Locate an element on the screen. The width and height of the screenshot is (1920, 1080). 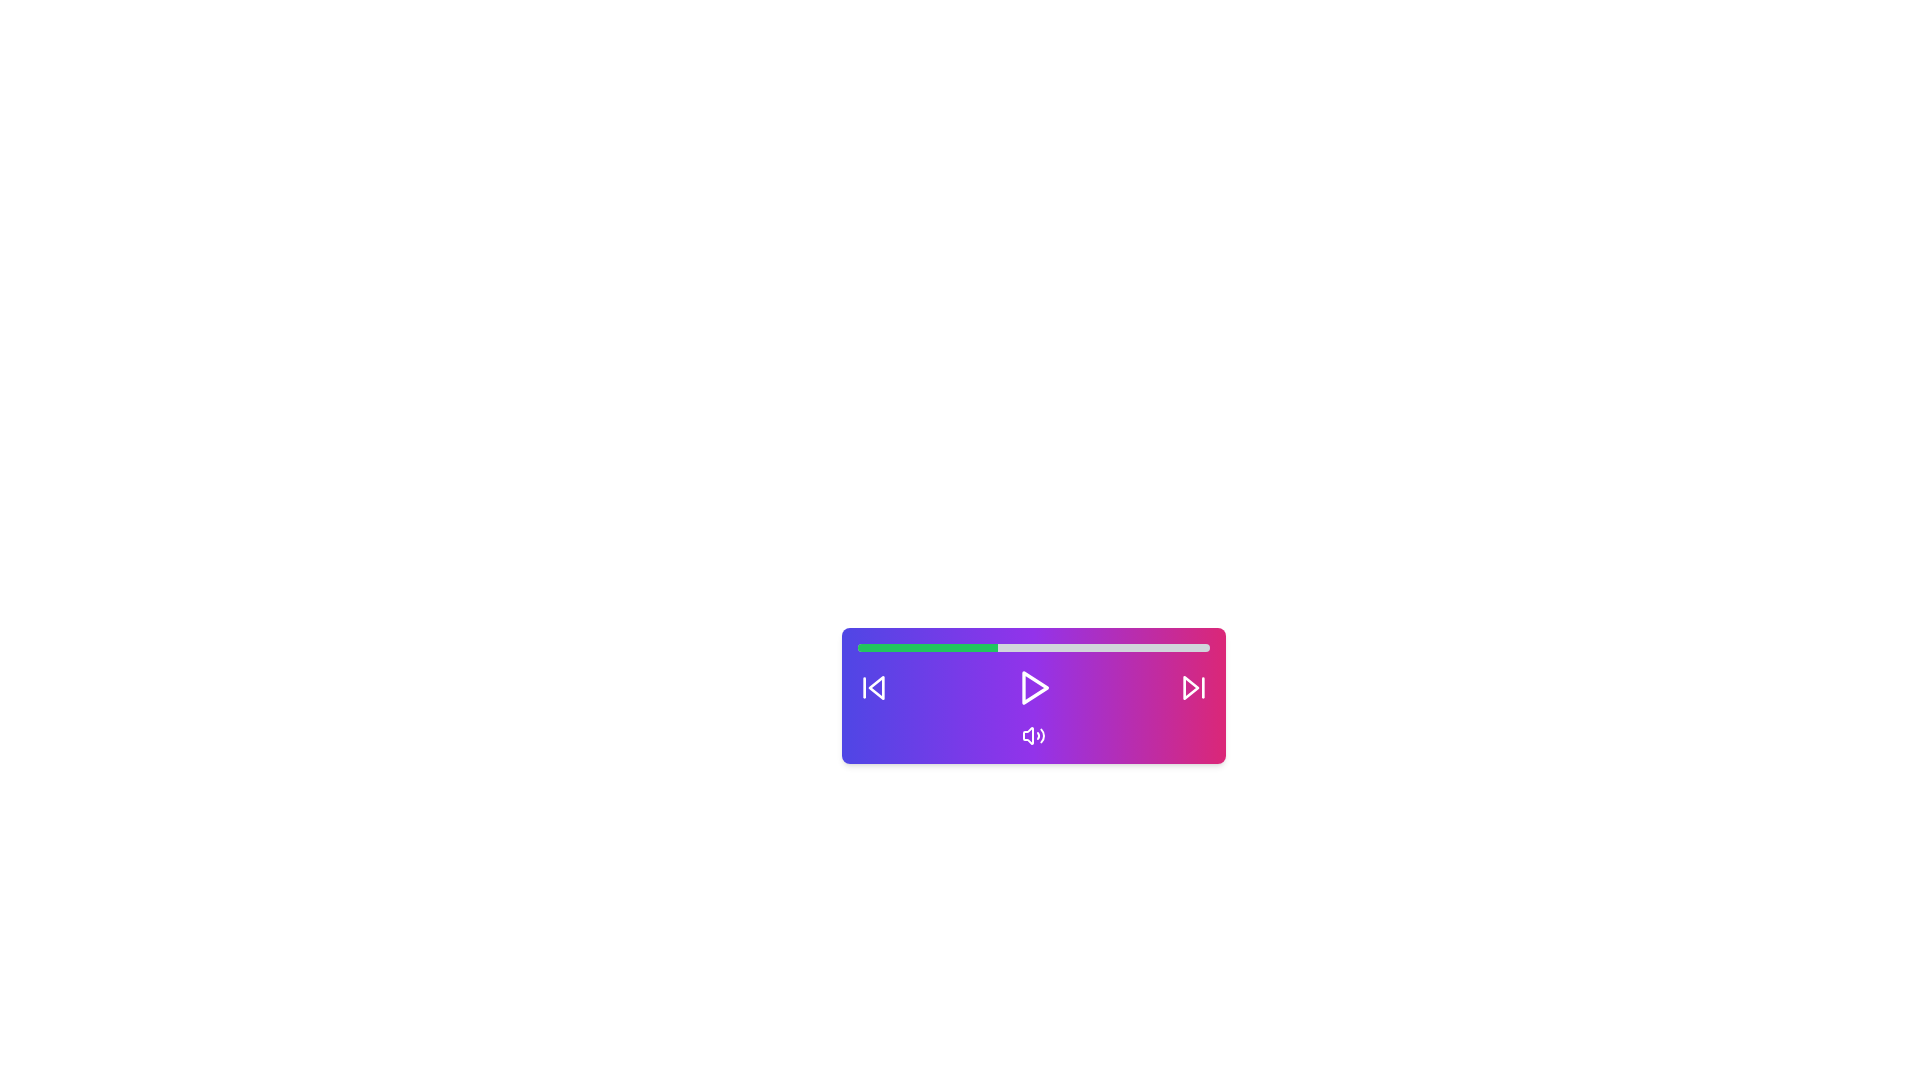
the volume to 91 percent is located at coordinates (1177, 648).